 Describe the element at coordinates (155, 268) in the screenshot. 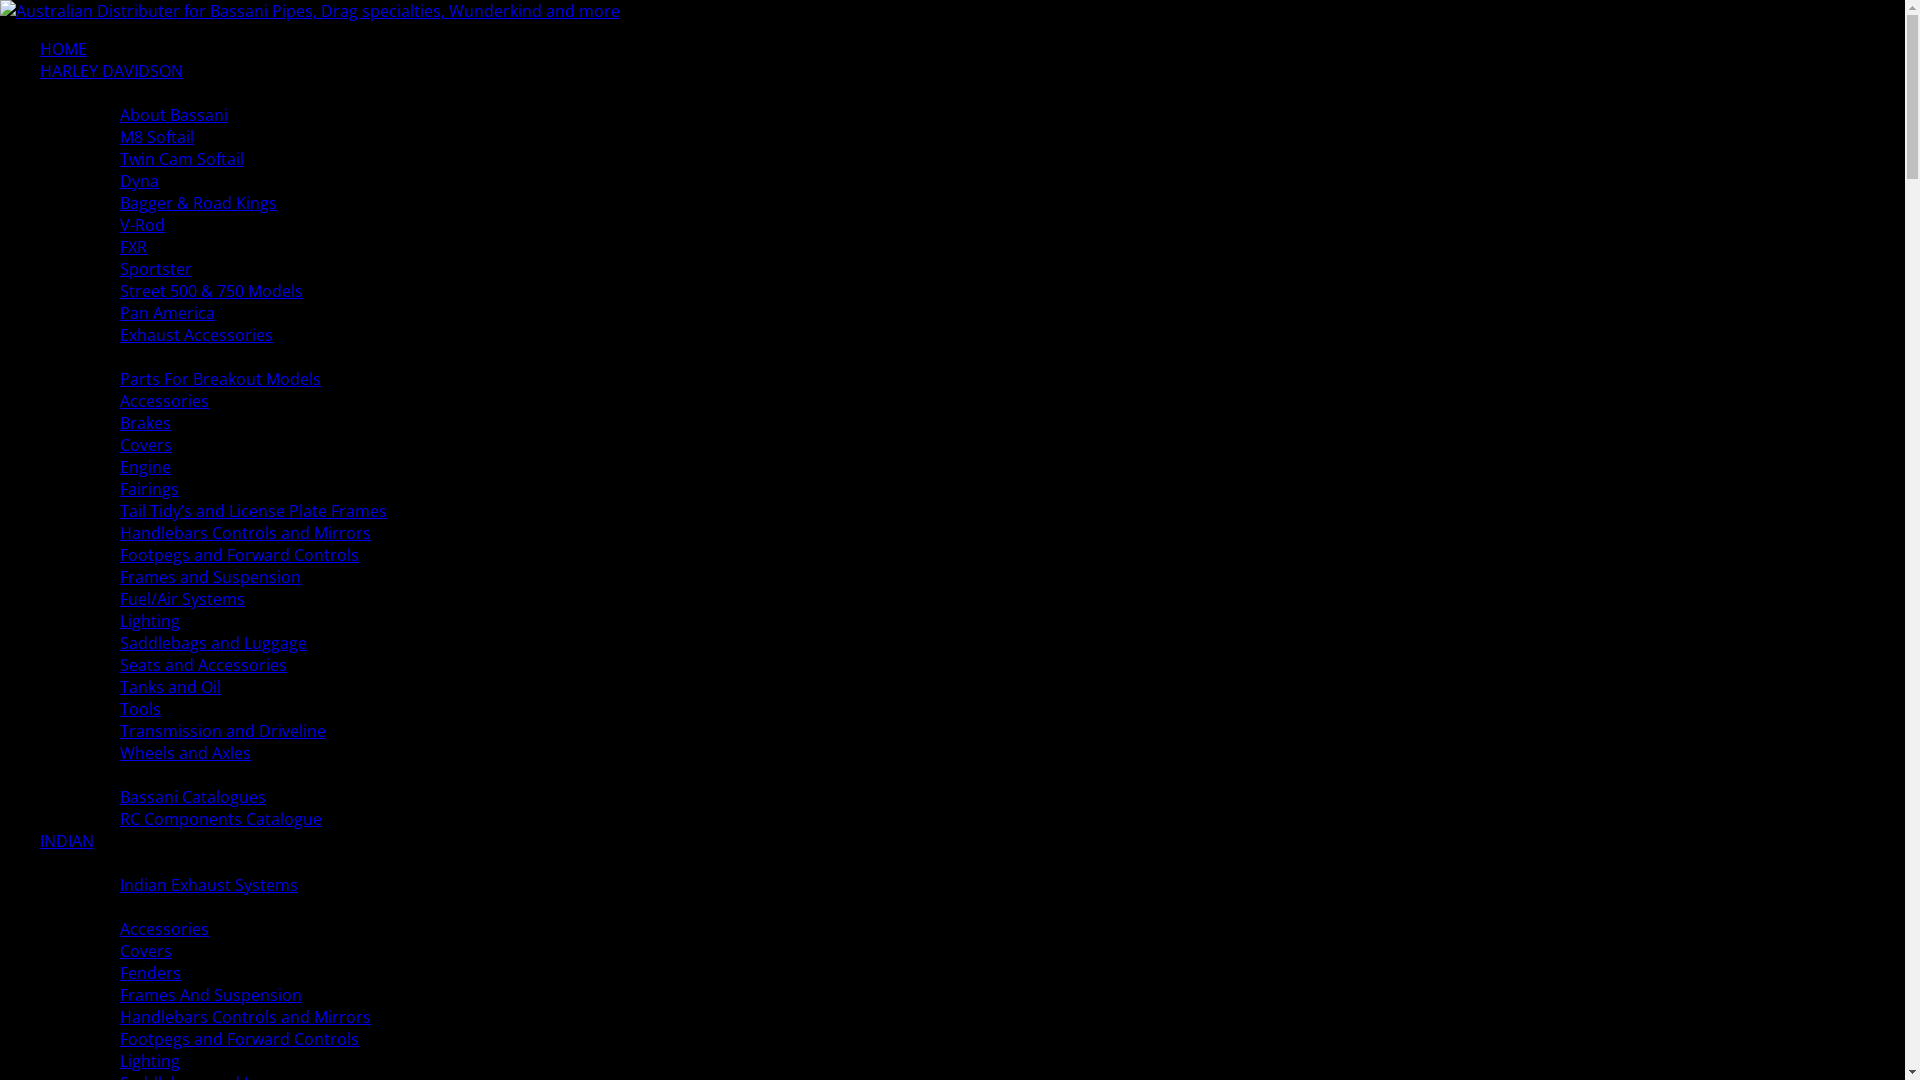

I see `'Sportster'` at that location.